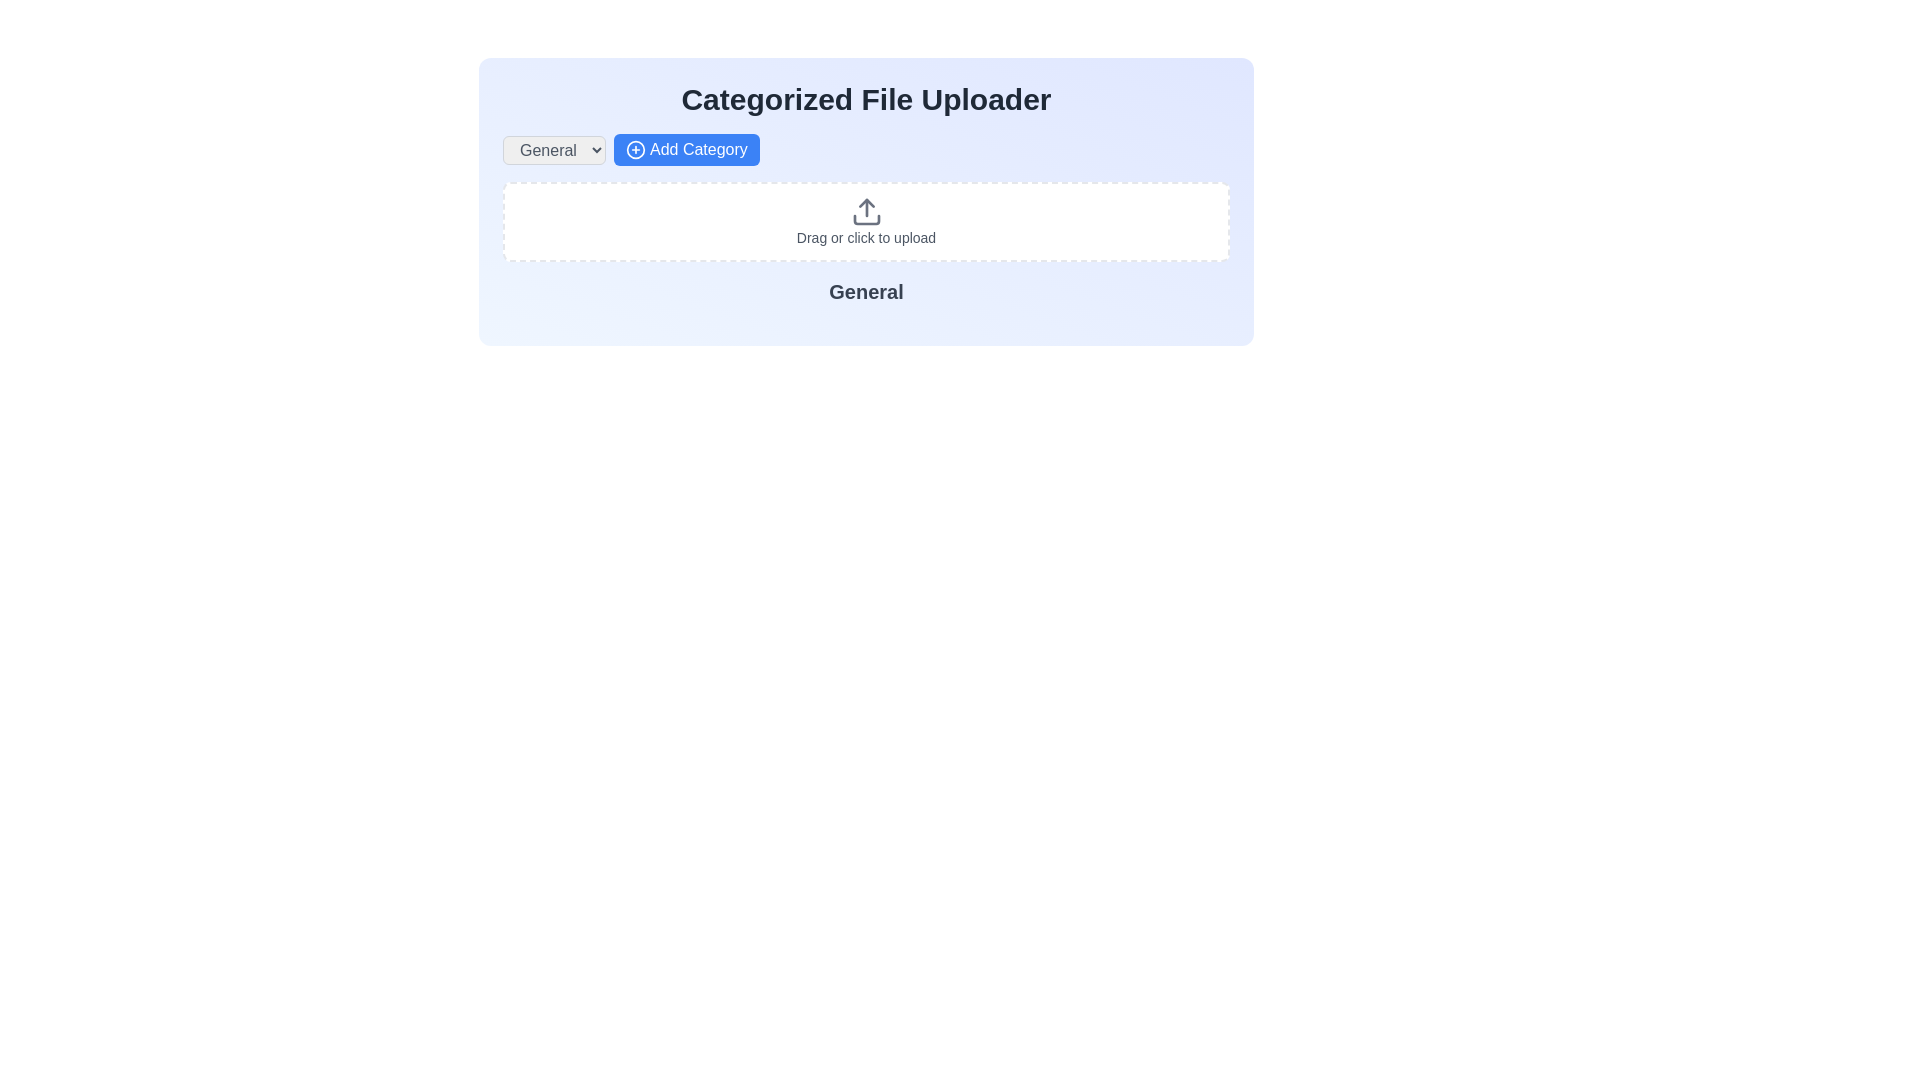 The width and height of the screenshot is (1920, 1080). I want to click on the File upload area element with dashed borders and rounded corners, which is styled in white and shows a shadow effect upon hovering, so click(866, 222).